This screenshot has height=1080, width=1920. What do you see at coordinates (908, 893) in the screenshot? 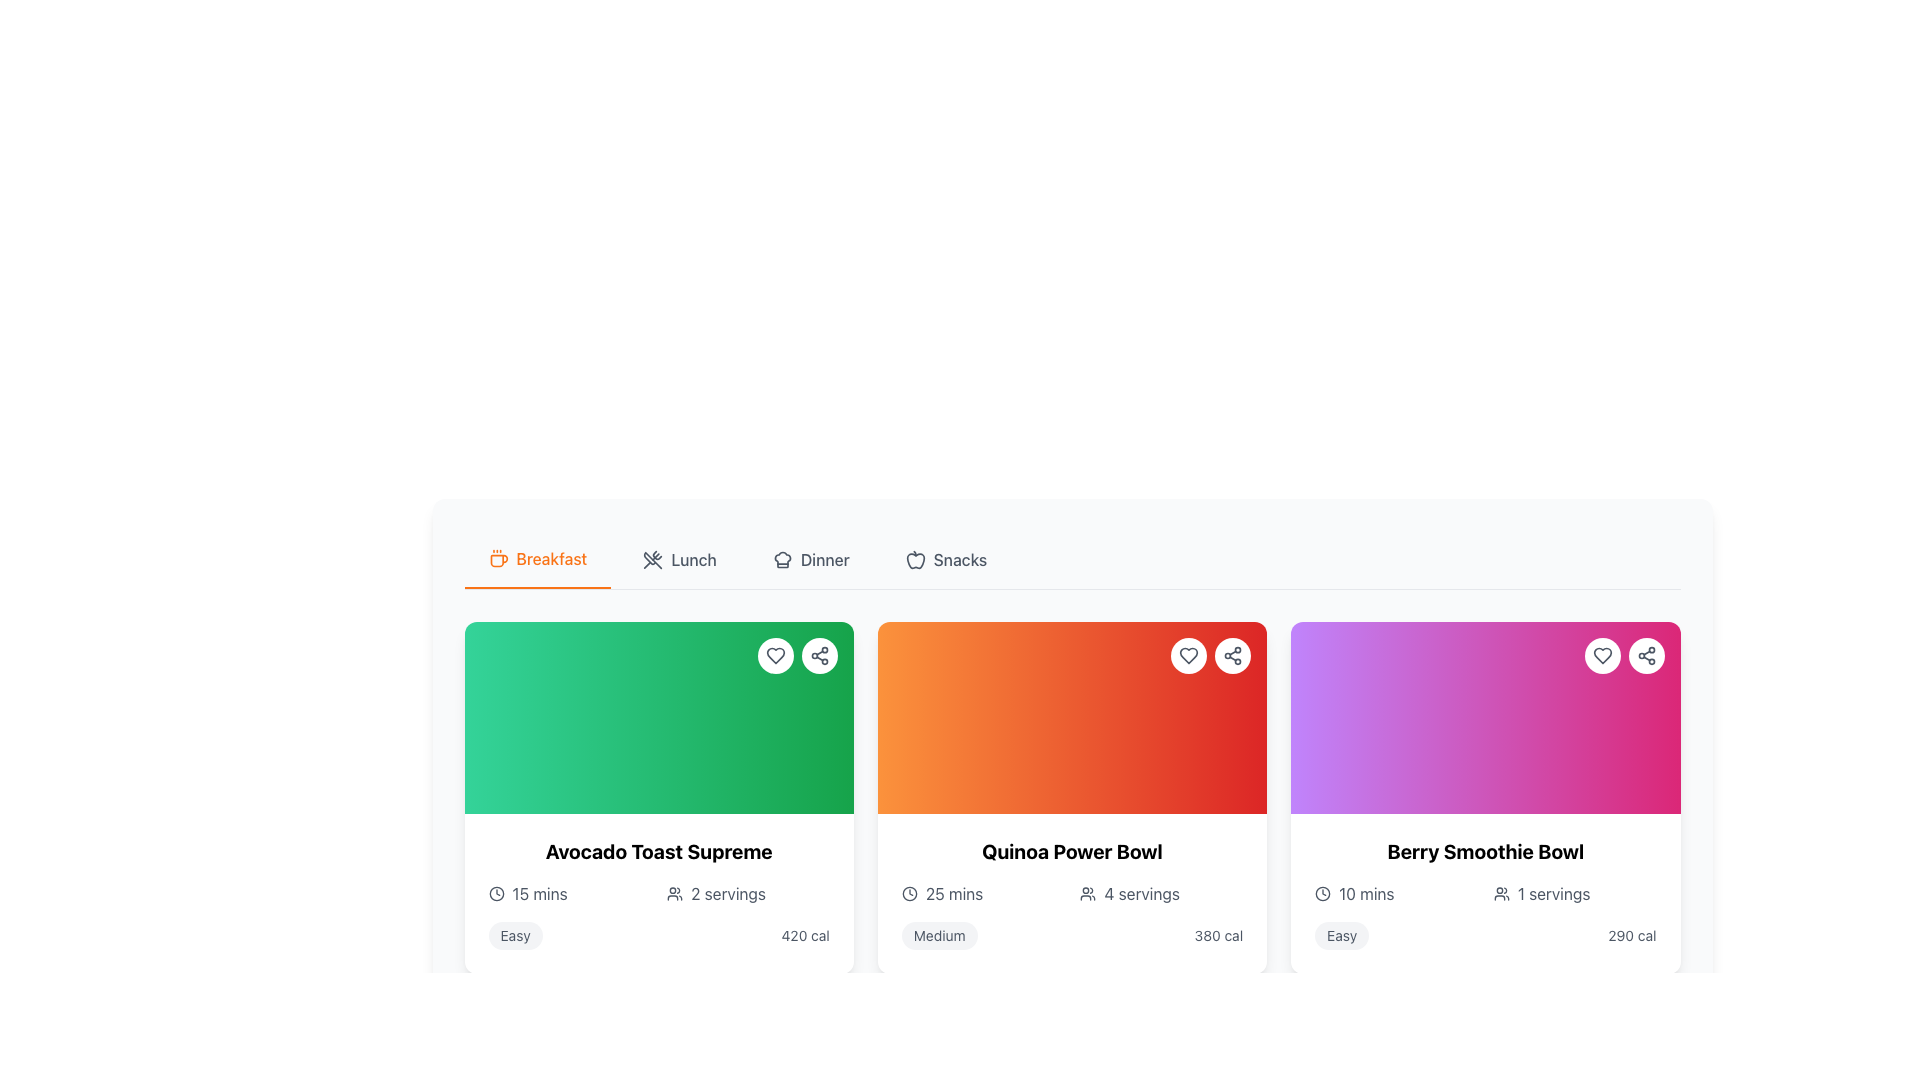
I see `the small clock icon with a circular outline and clock hands, which is part of the '25 mins' text, located beneath the 'Quinoa Power Bowl' title` at bounding box center [908, 893].